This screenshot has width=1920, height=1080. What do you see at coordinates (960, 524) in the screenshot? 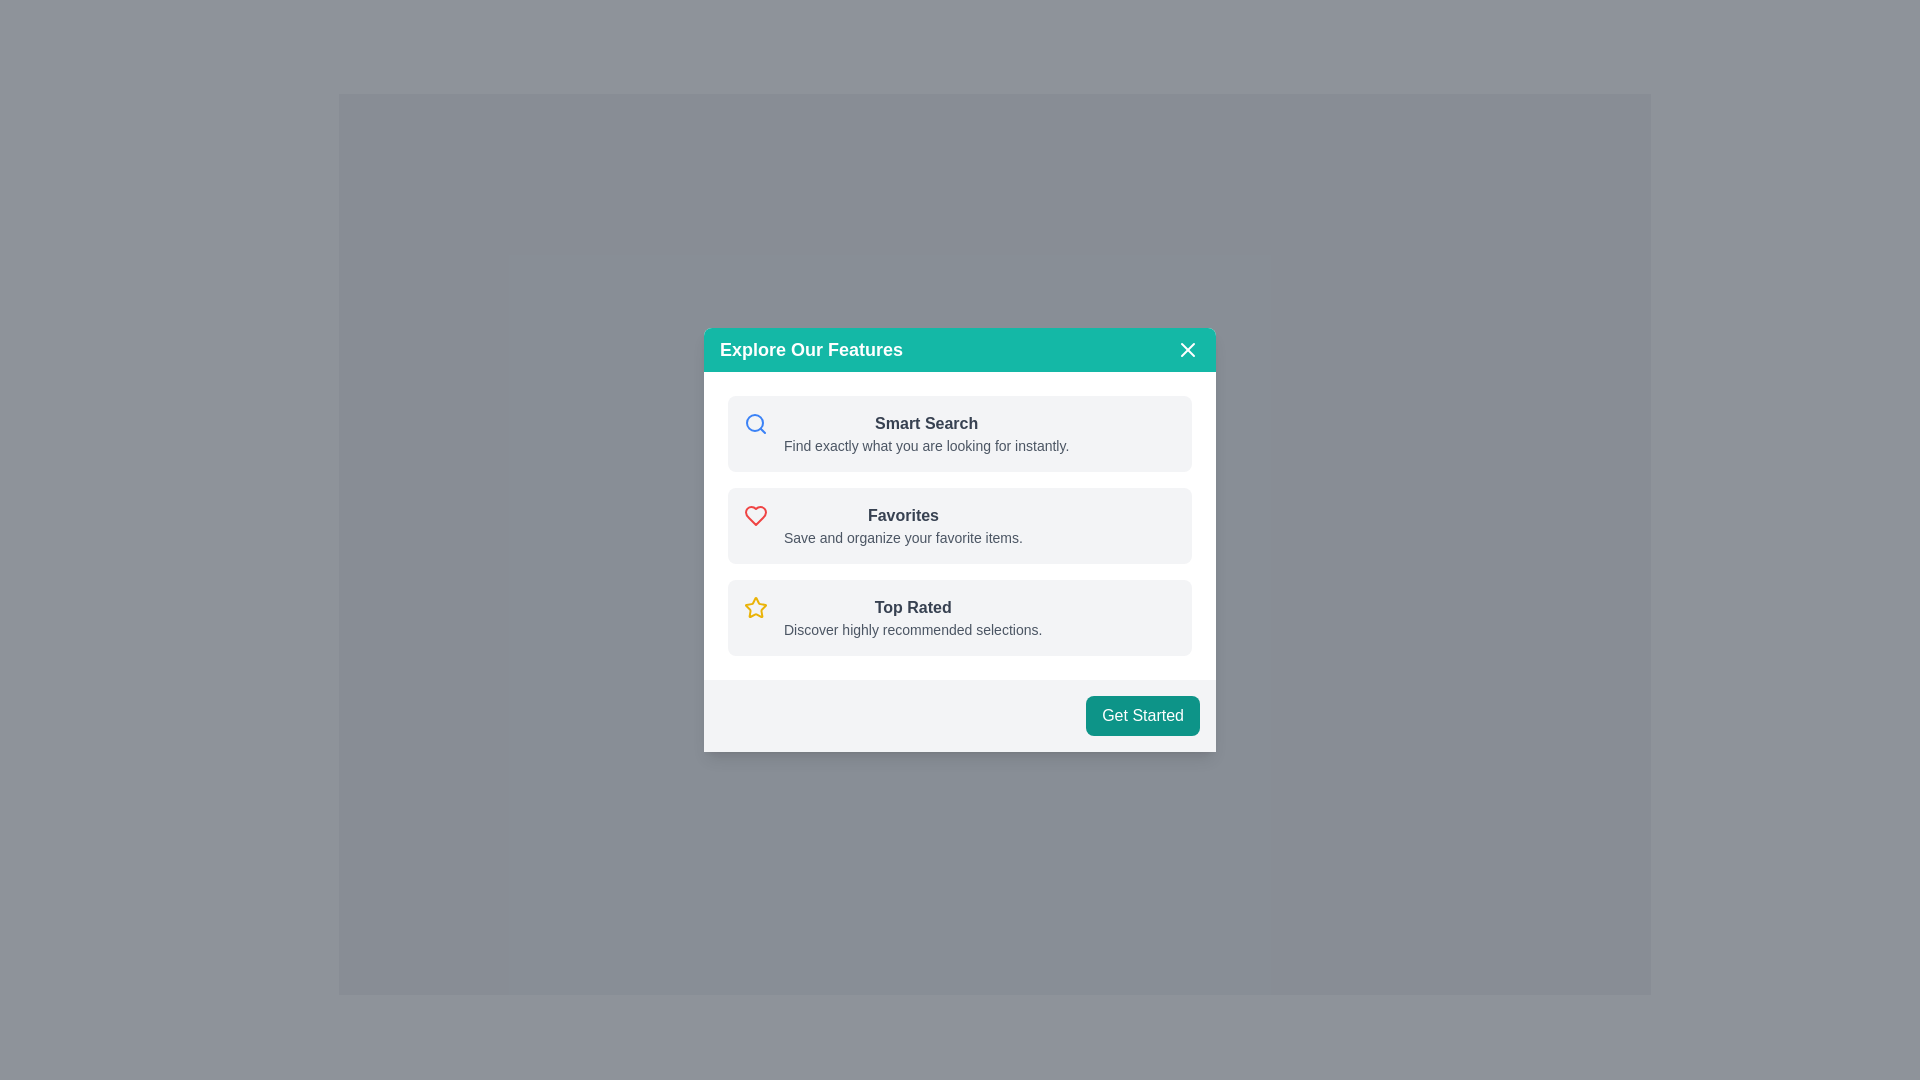
I see `description of the Informational card that informs users about saving and organizing favorite items, located as the second item in a vertical list between 'Smart Search' and 'Top Rated'` at bounding box center [960, 524].